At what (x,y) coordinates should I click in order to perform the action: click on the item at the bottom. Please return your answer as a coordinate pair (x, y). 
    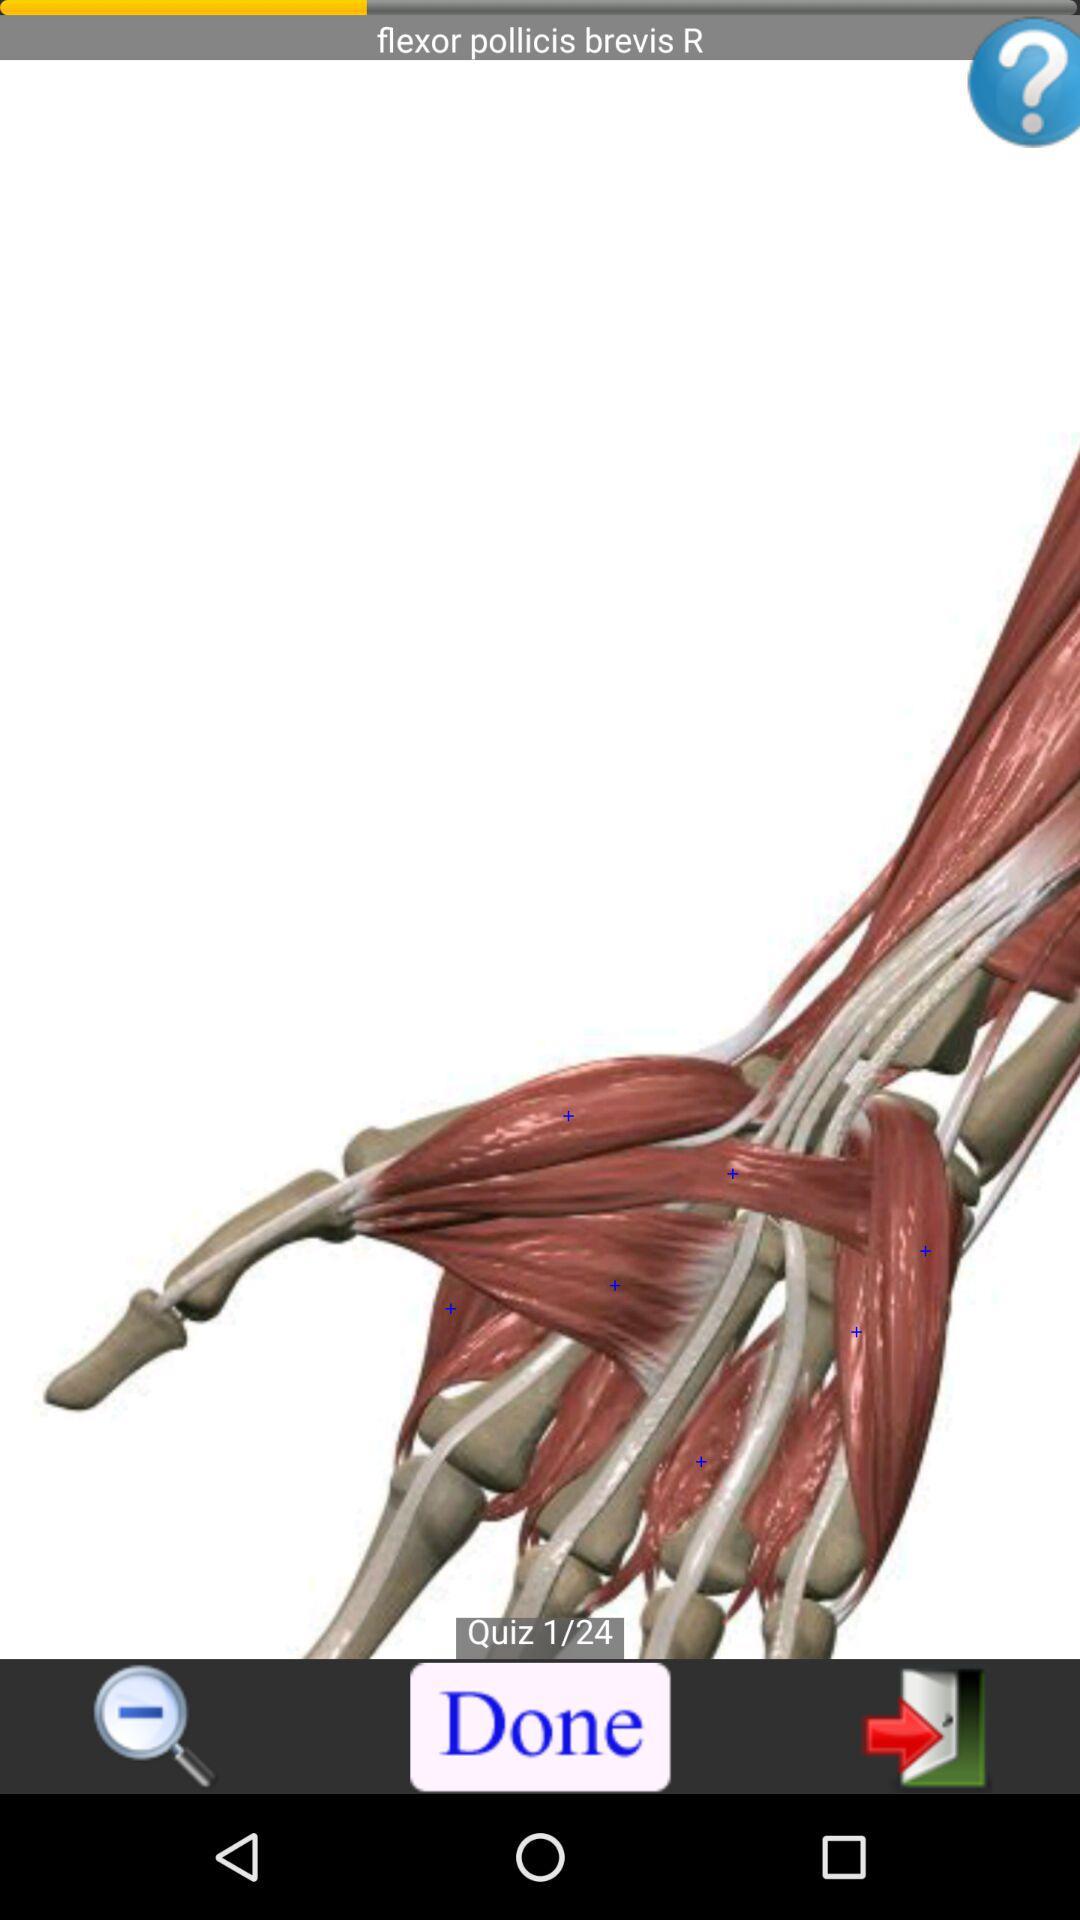
    Looking at the image, I should click on (541, 1727).